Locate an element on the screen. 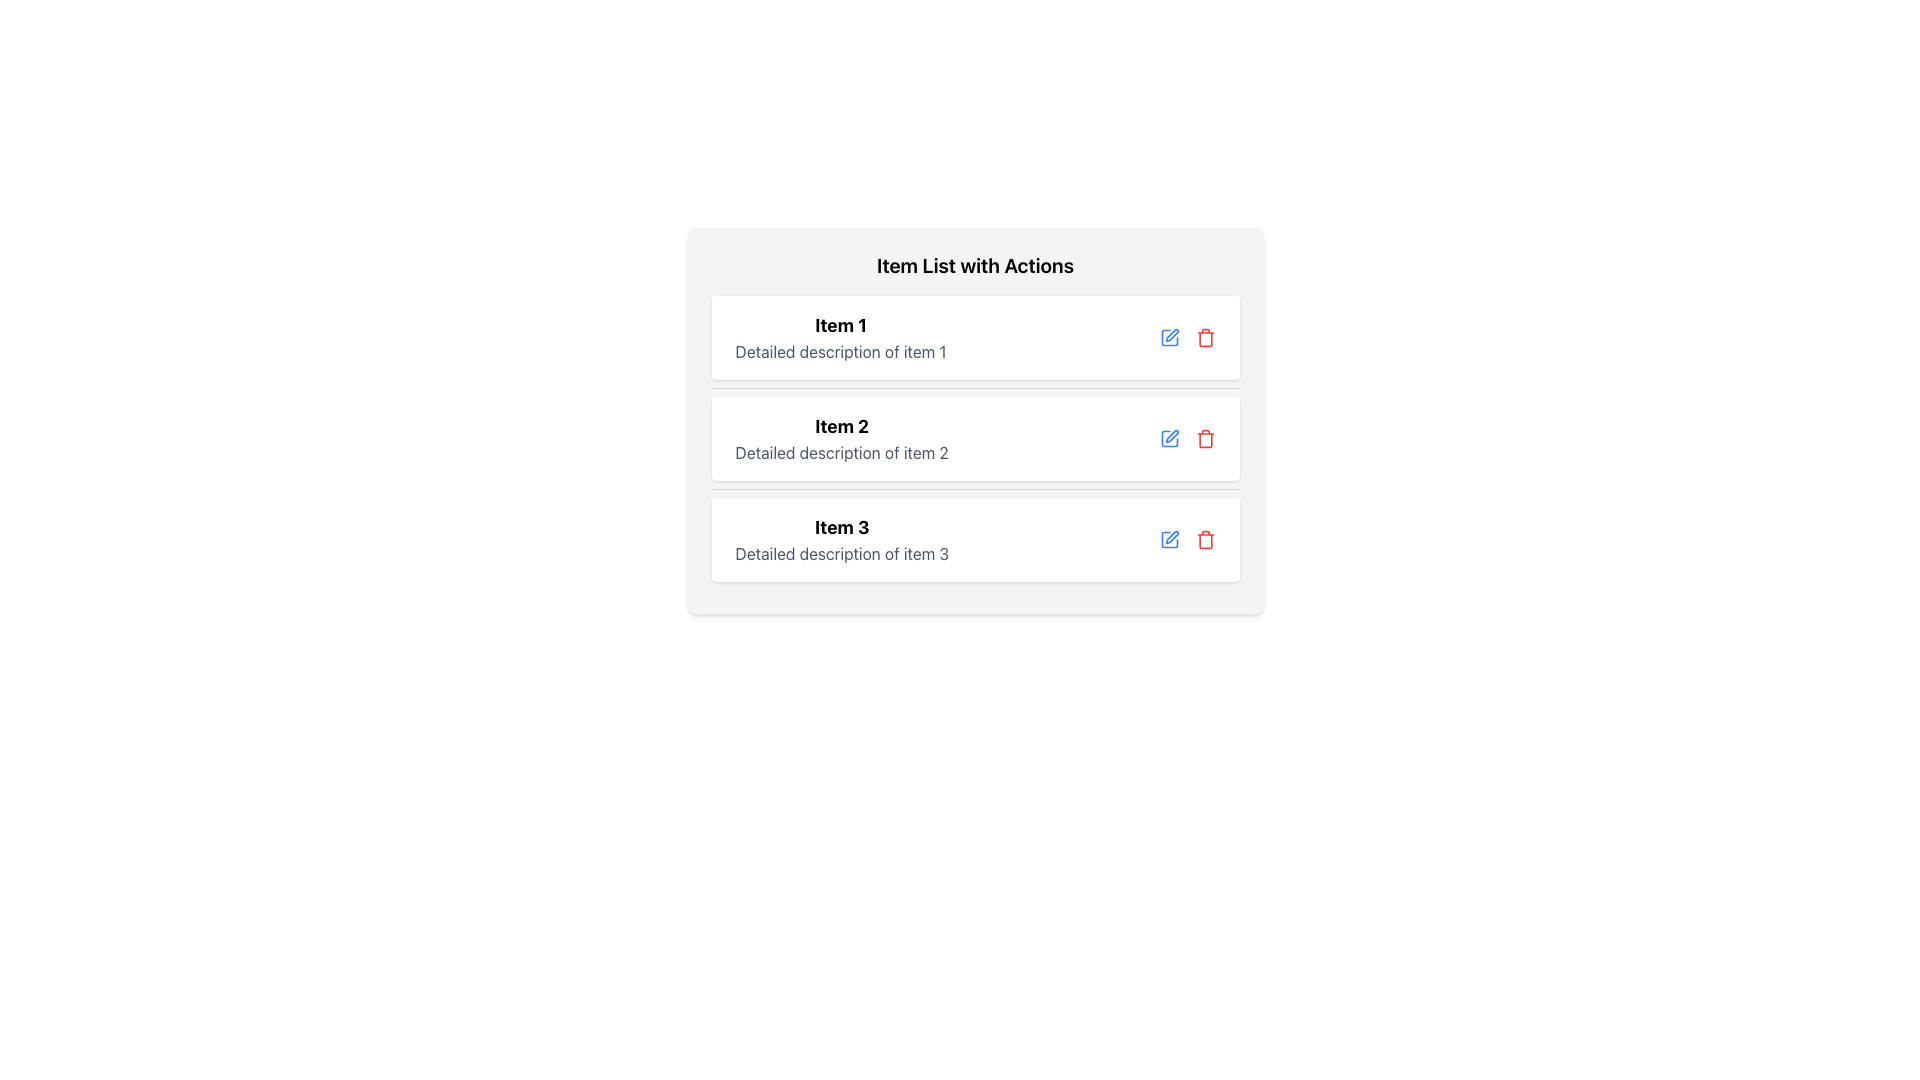 Image resolution: width=1920 pixels, height=1080 pixels. the Text Label that serves as the title or heading for the related item in the list, located in the third row of a vertically arranged item list is located at coordinates (842, 527).